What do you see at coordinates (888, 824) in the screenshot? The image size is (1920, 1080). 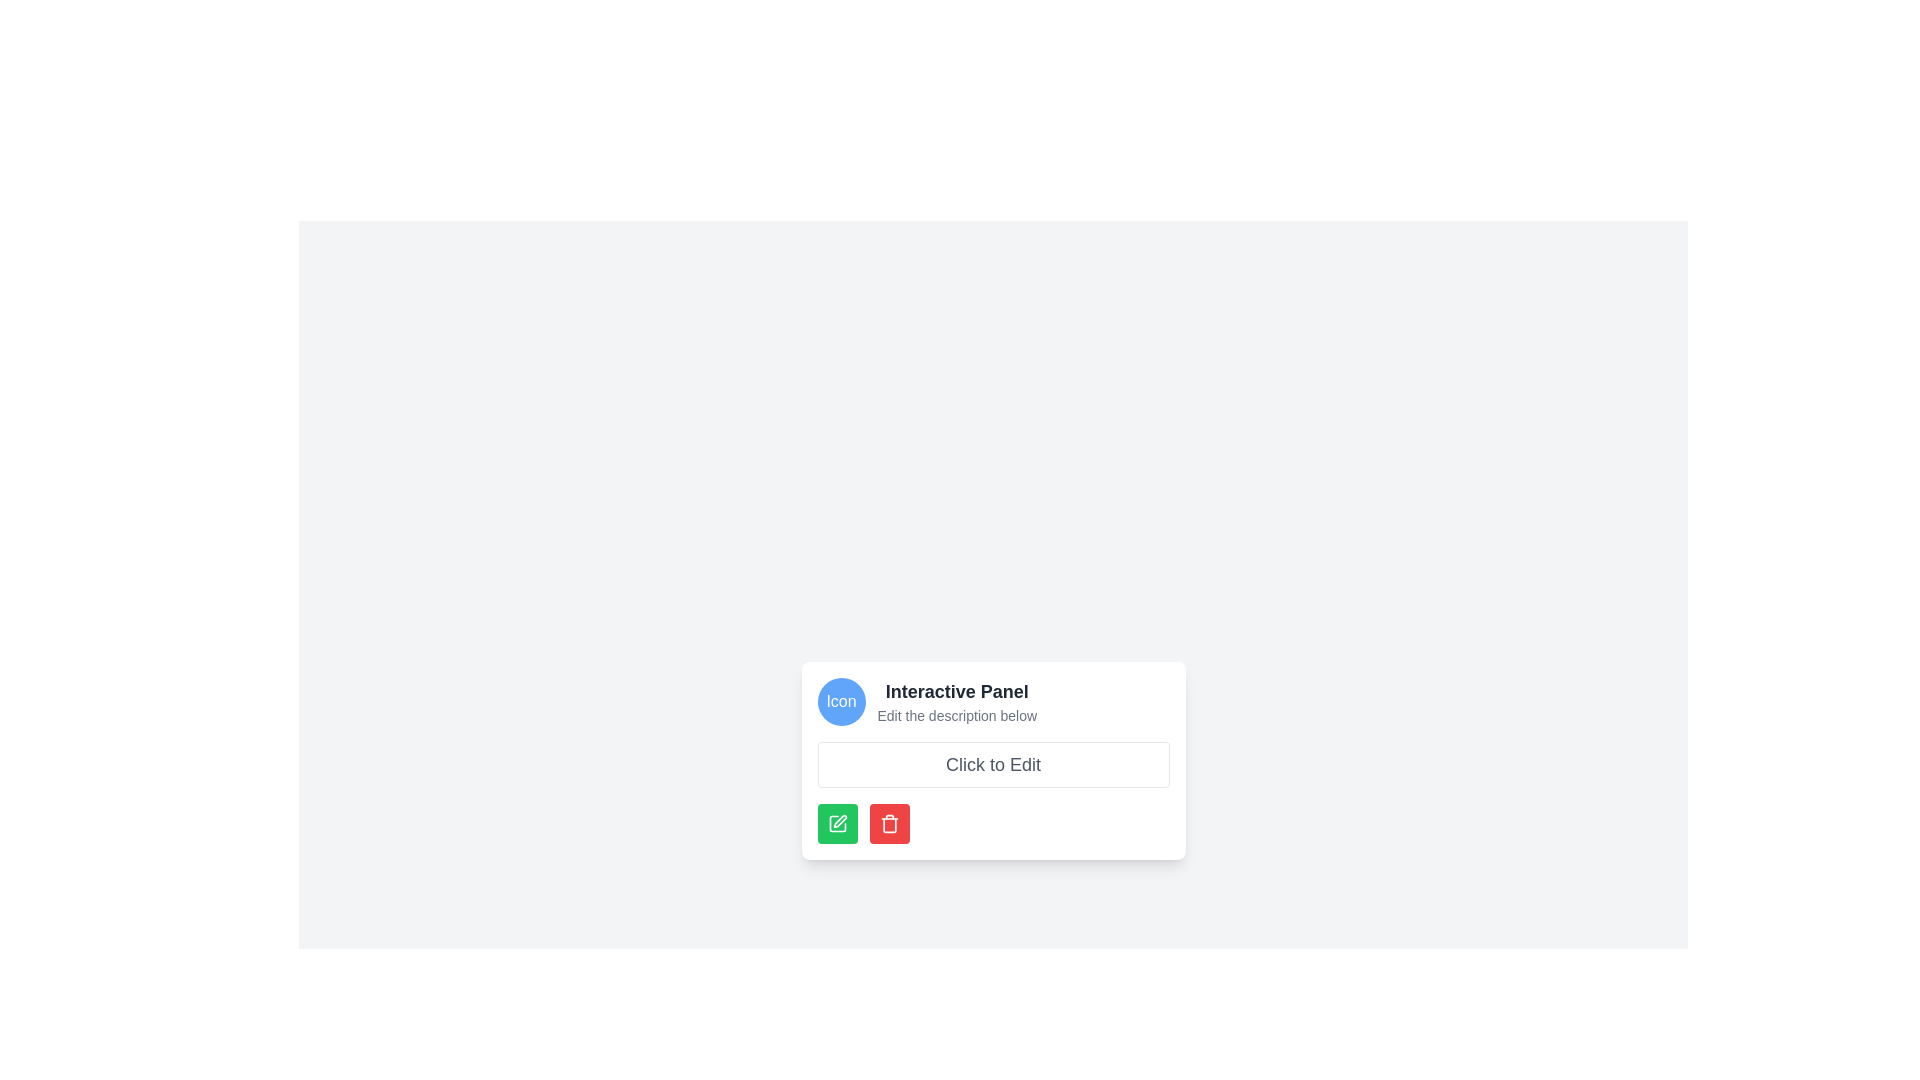 I see `the red delete button, which features a trash can icon, located at the bottom of a card layout to initiate a delete action` at bounding box center [888, 824].